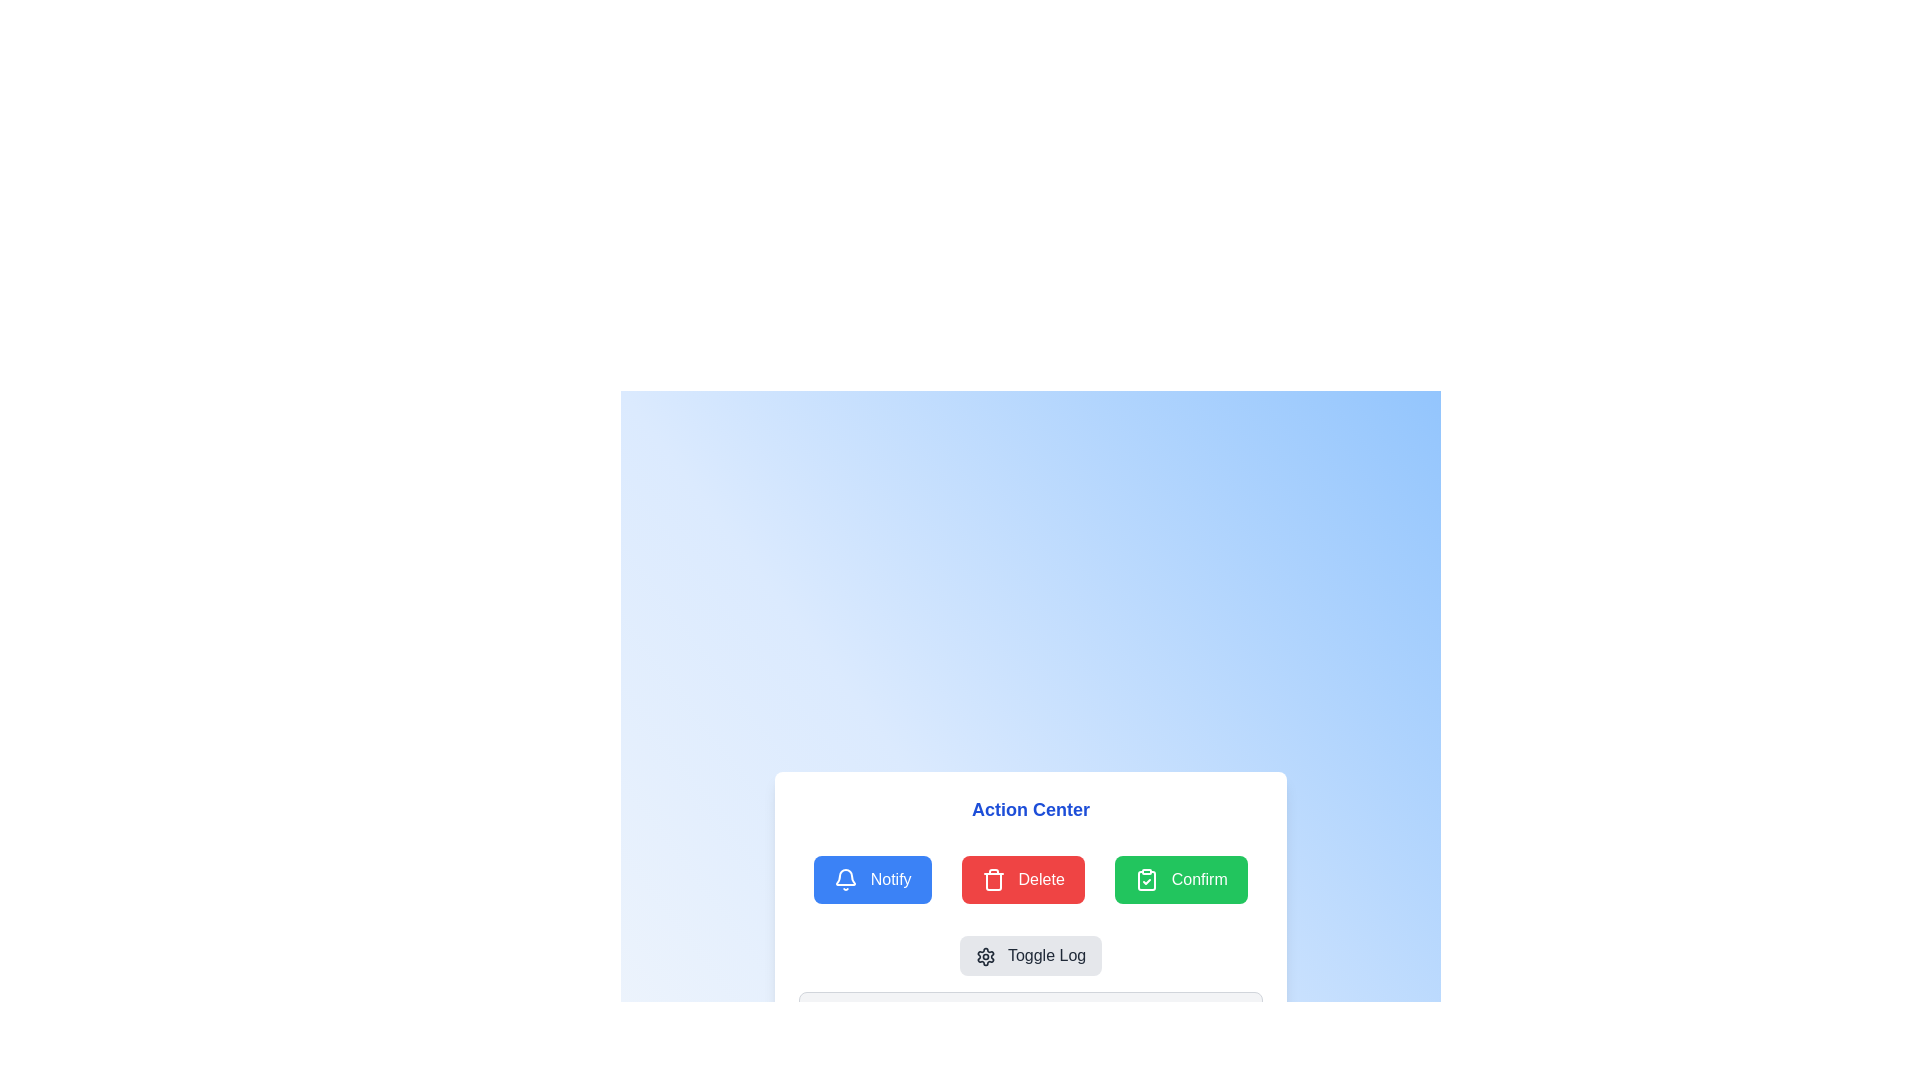  I want to click on the notification icon that is positioned to the left of the text 'Notify' within the blue rectangular button located at the upper section of the interface, so click(846, 879).